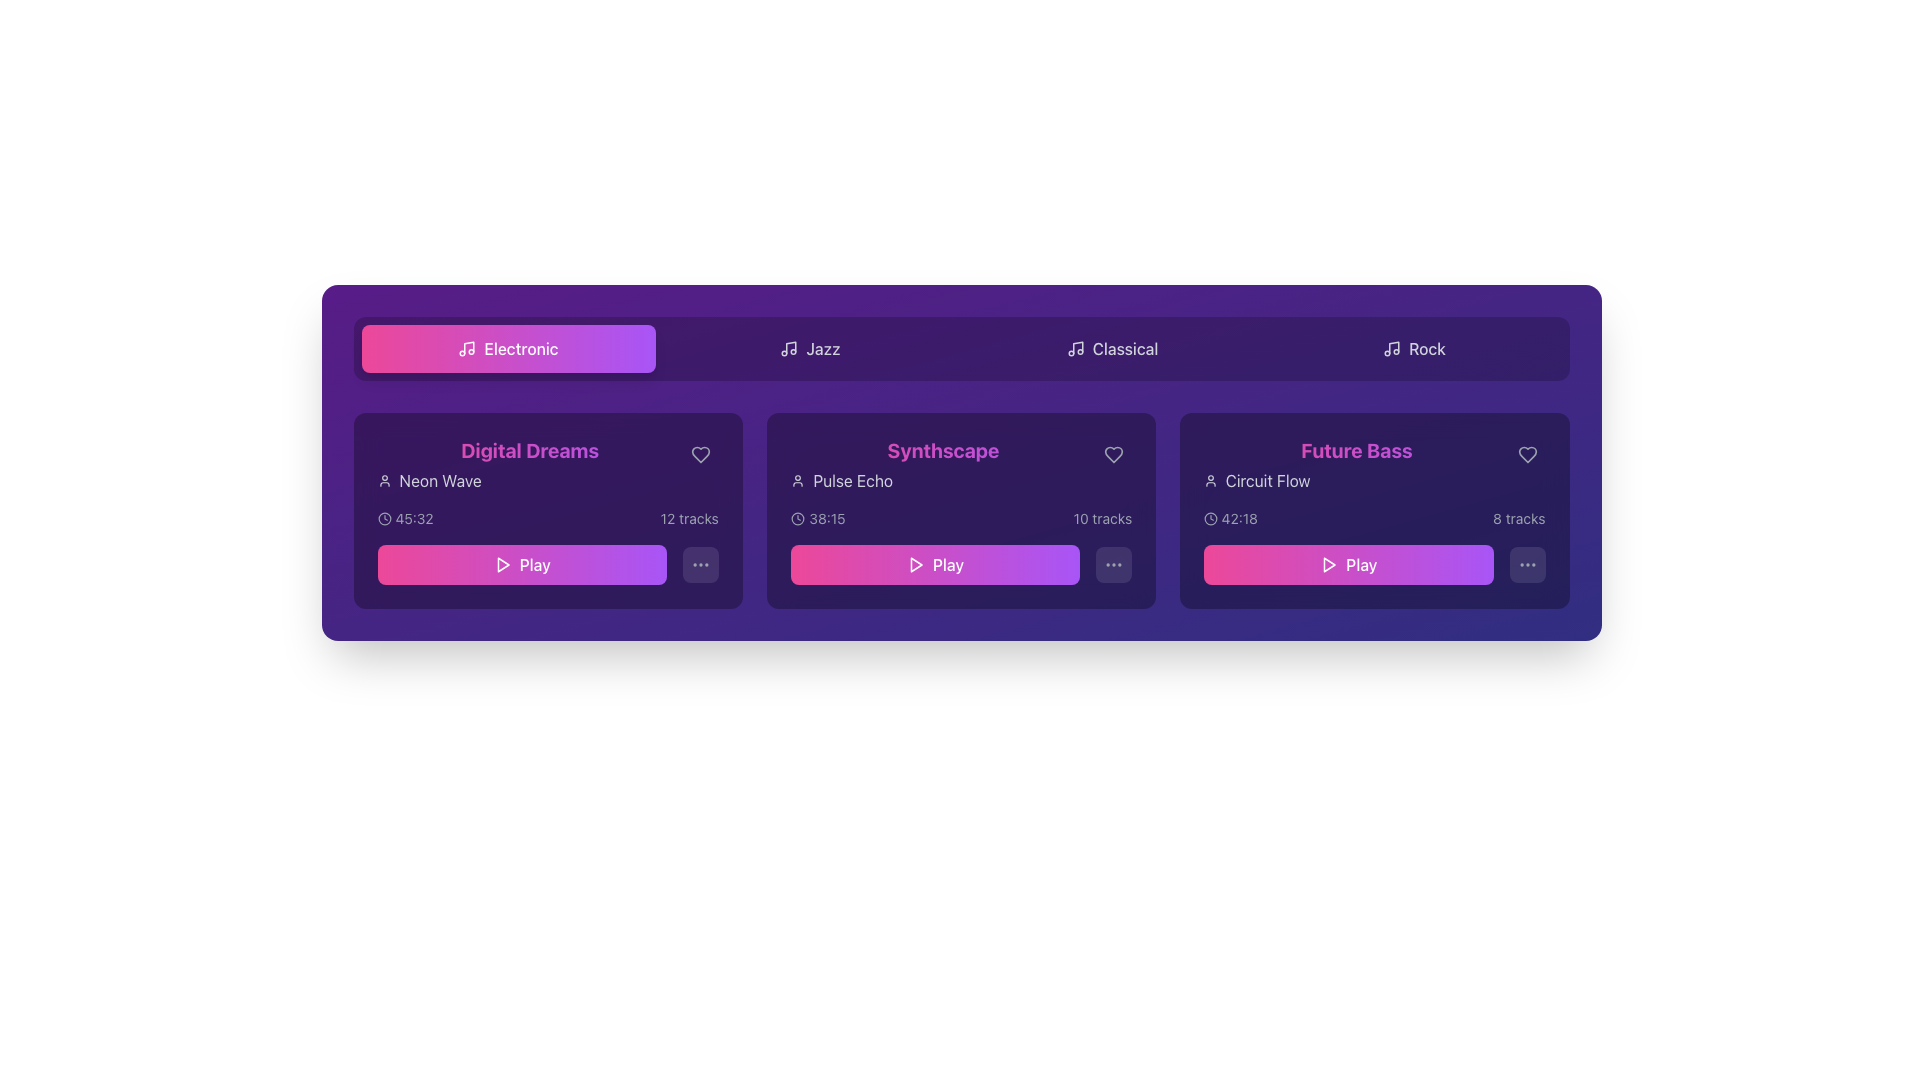 Image resolution: width=1920 pixels, height=1080 pixels. Describe the element at coordinates (508, 347) in the screenshot. I see `the 'Electronic' button` at that location.